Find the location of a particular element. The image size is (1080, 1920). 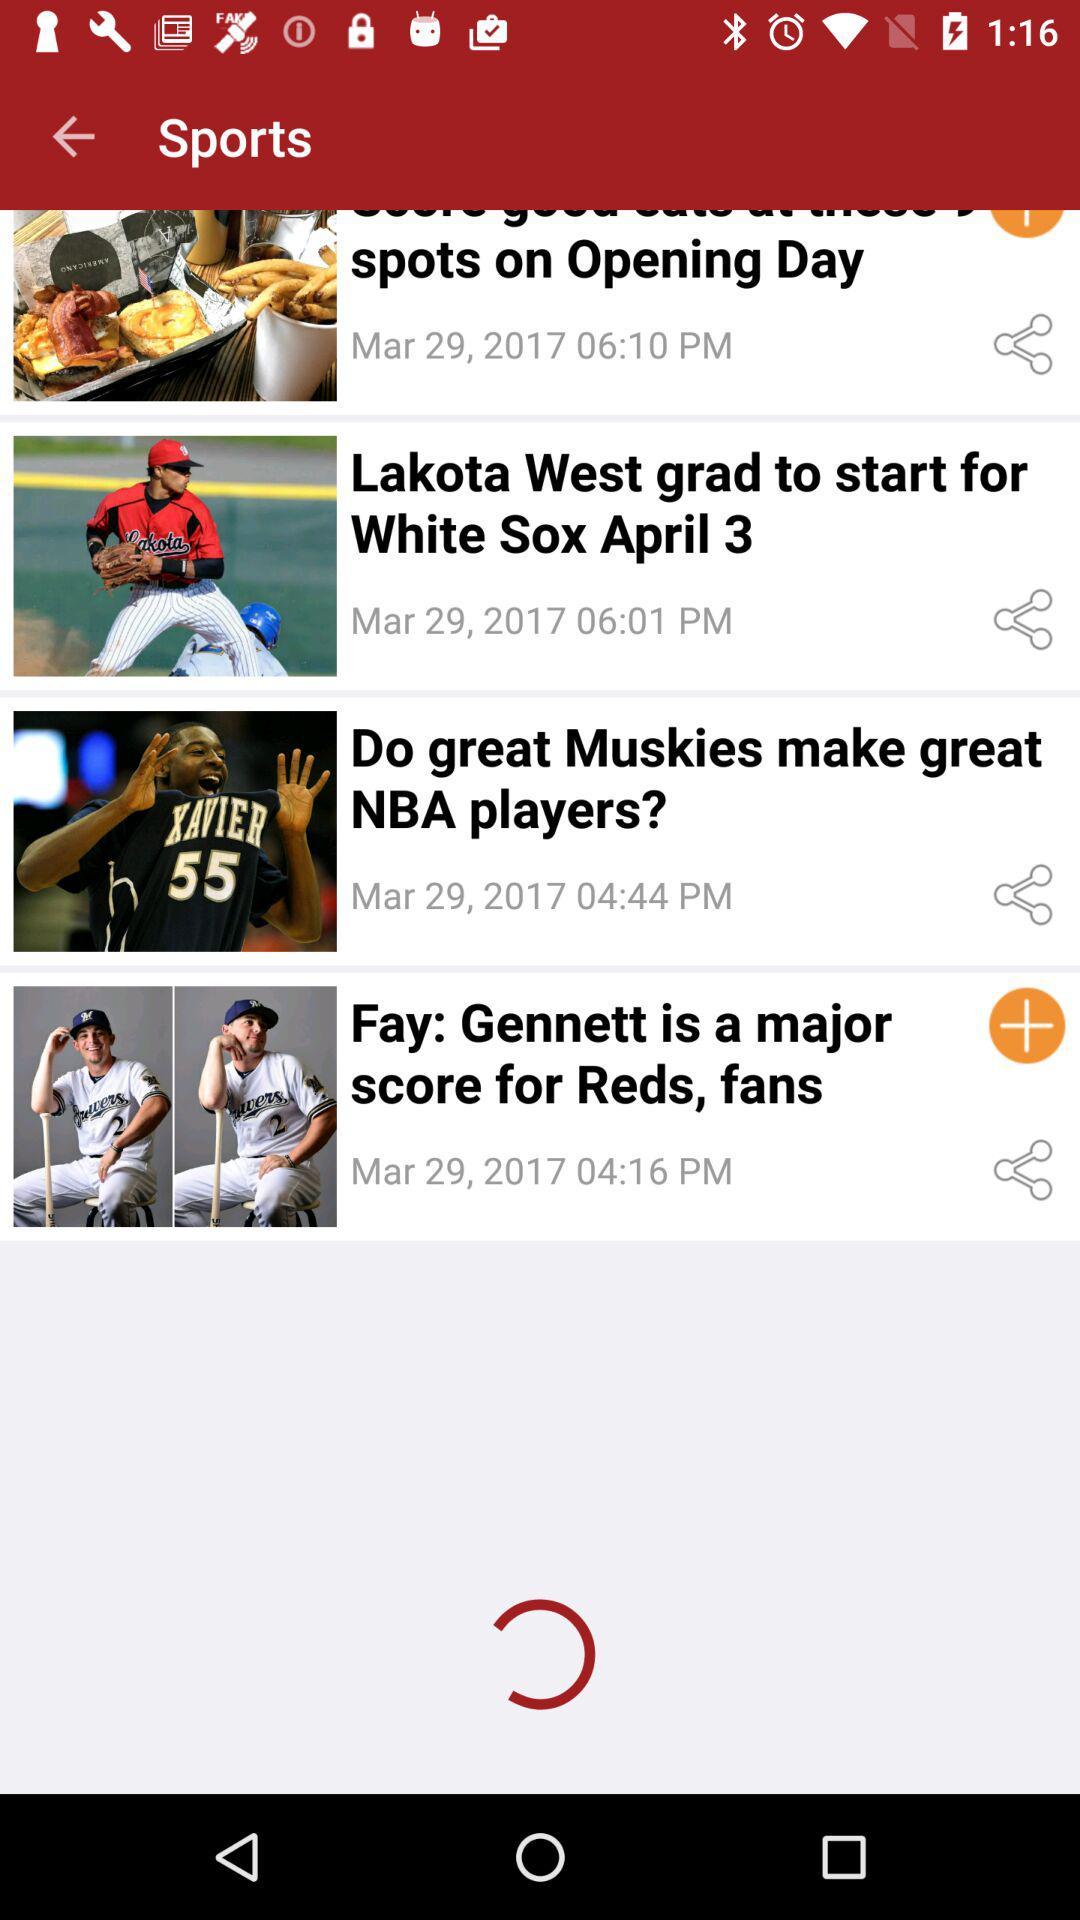

share the article is located at coordinates (1027, 618).